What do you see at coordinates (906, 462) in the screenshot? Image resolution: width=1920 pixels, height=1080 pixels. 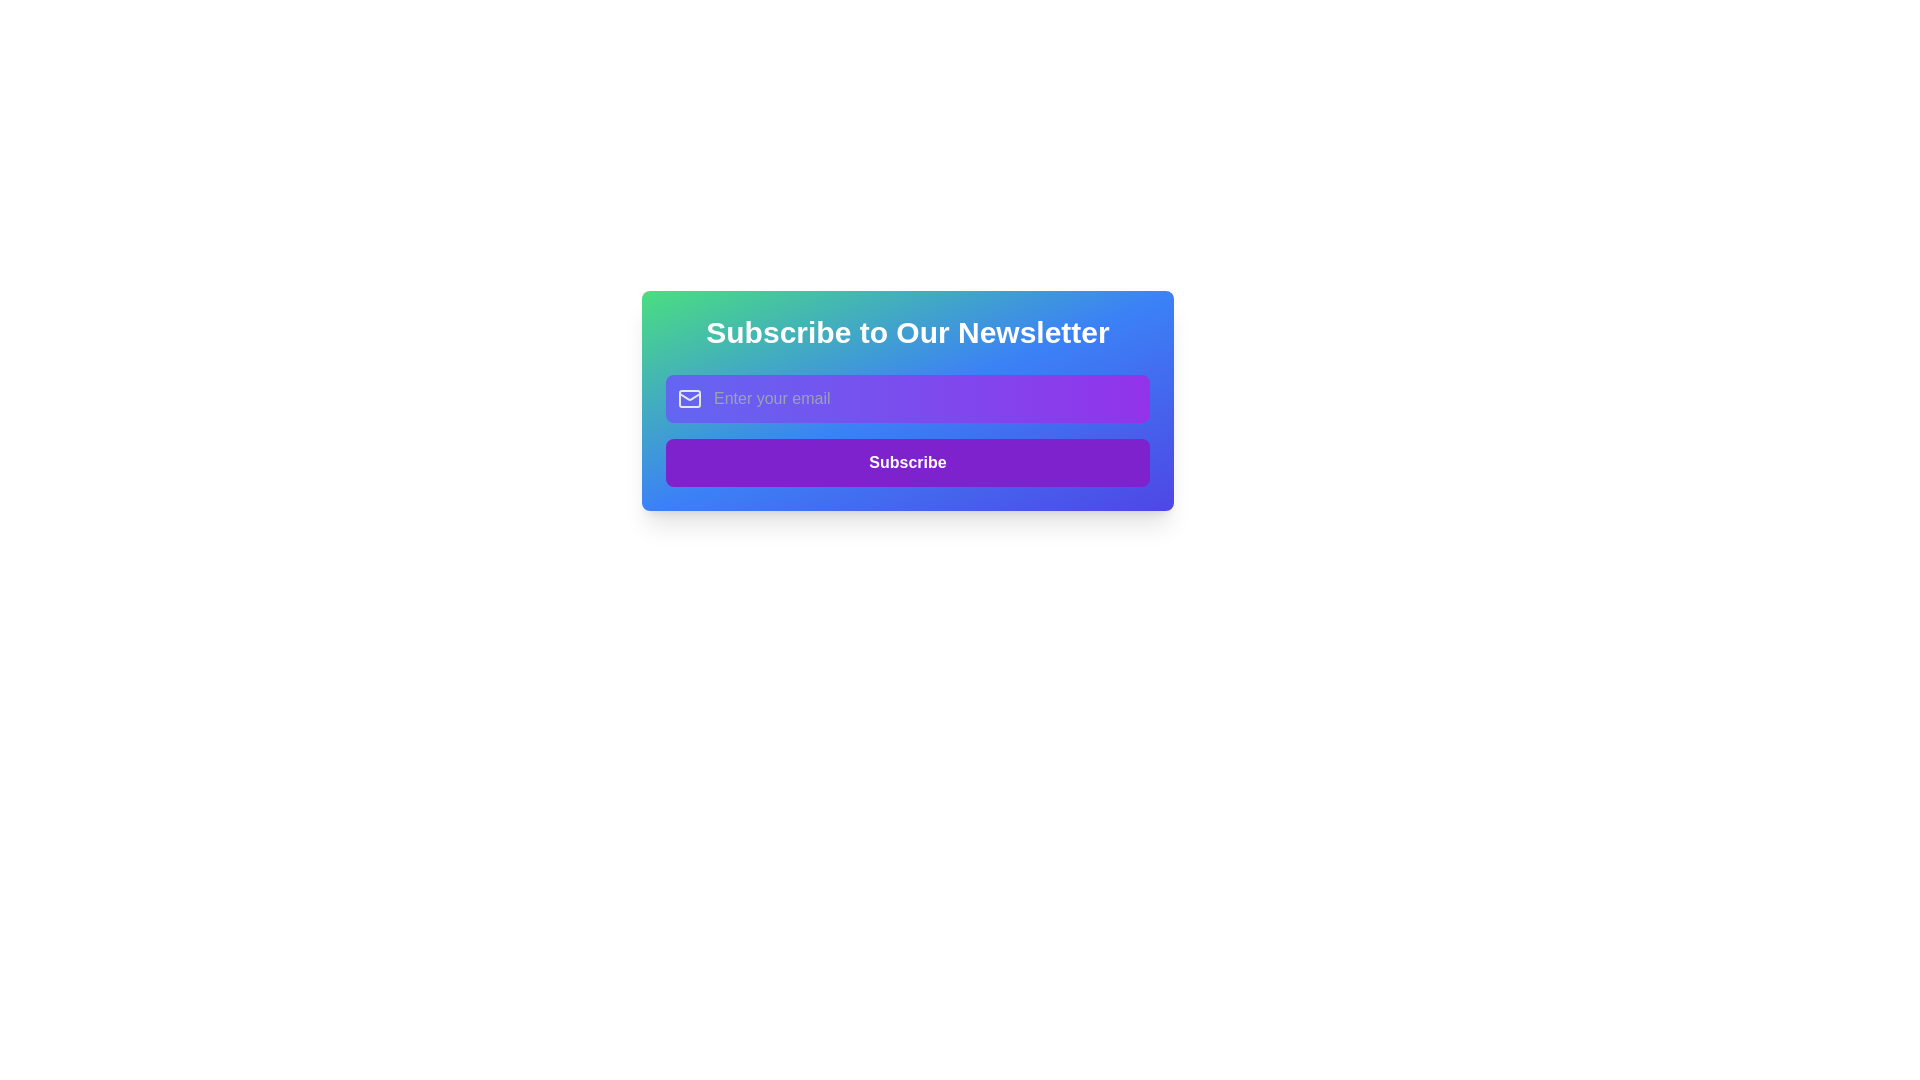 I see `the 'Subscribe' button with a purple background and white bold text` at bounding box center [906, 462].